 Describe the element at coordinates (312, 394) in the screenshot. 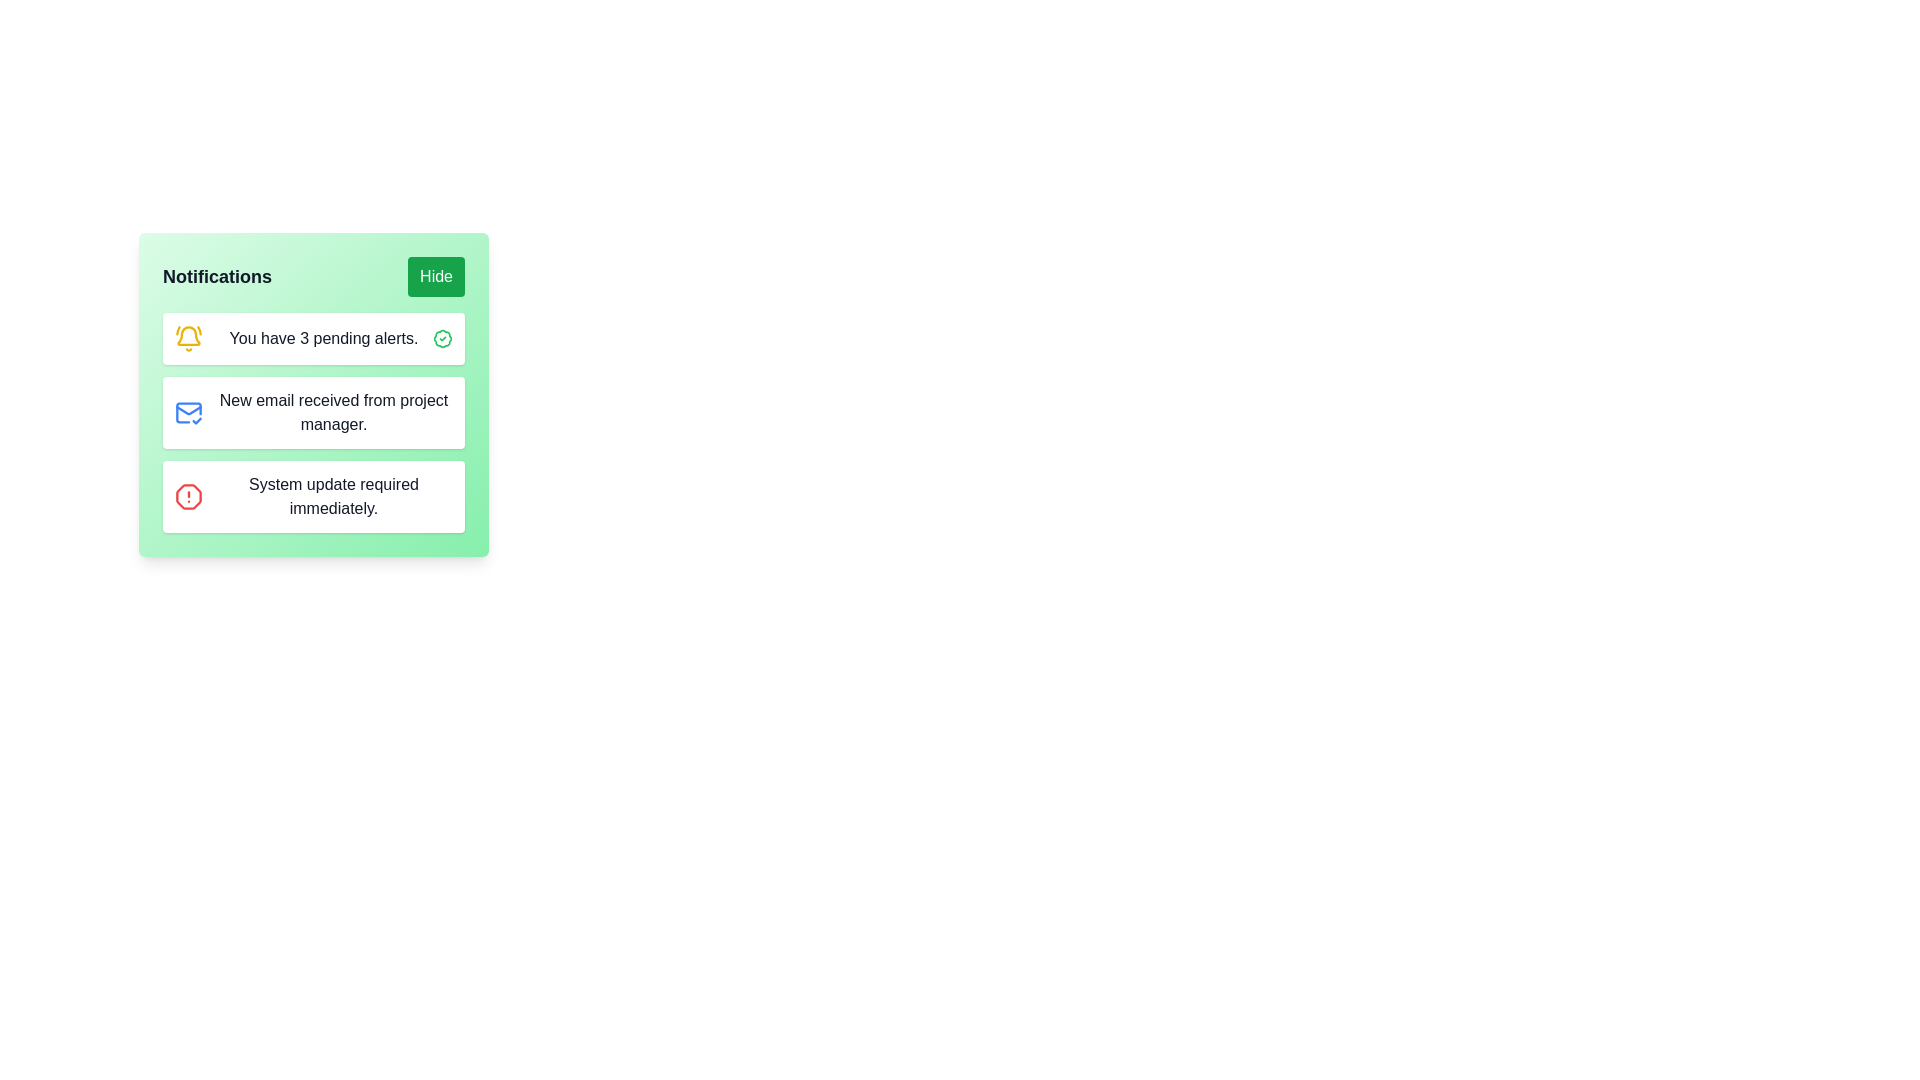

I see `the notification panel which displays user notifications and includes a 'Hide' button in the header` at that location.